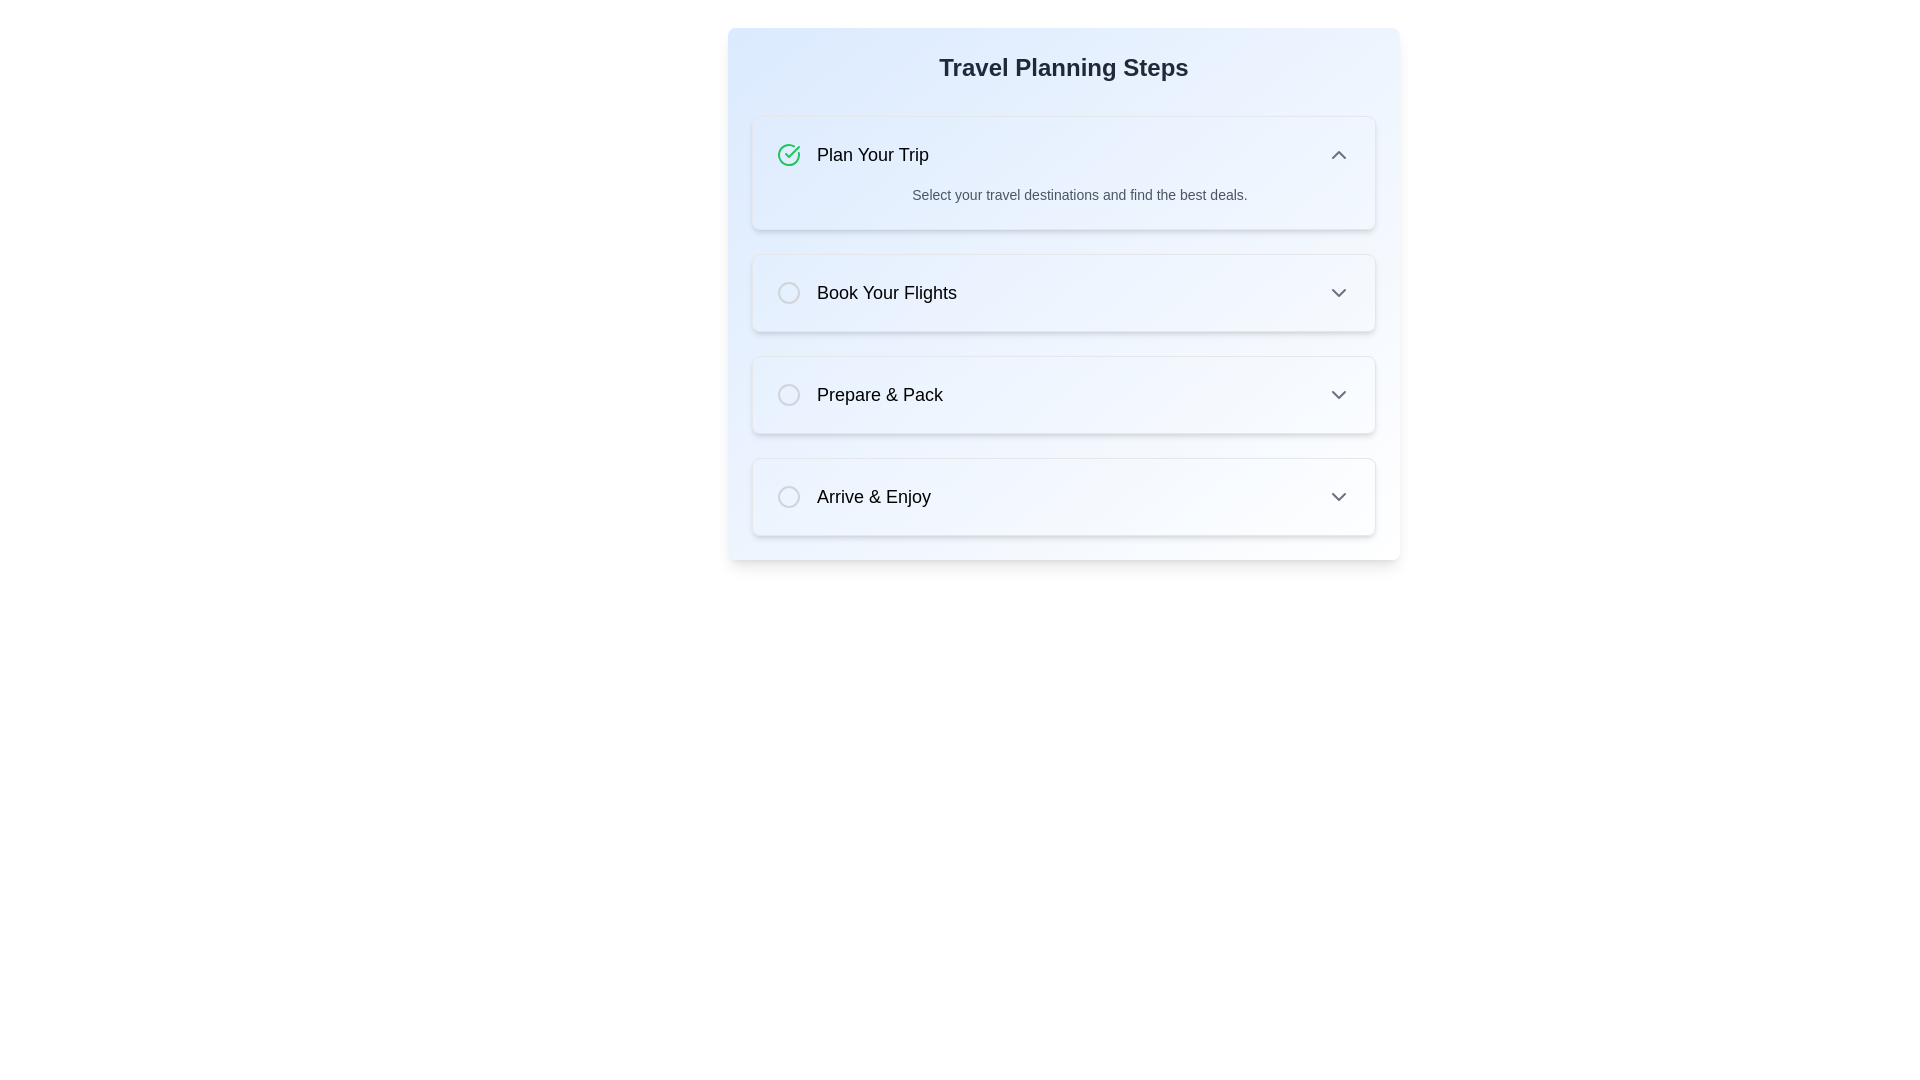 The image size is (1920, 1080). Describe the element at coordinates (791, 150) in the screenshot. I see `the visual marker icon indicating successful completion of the 'Plan Your Trip' step, positioned to the left of the corresponding text` at that location.